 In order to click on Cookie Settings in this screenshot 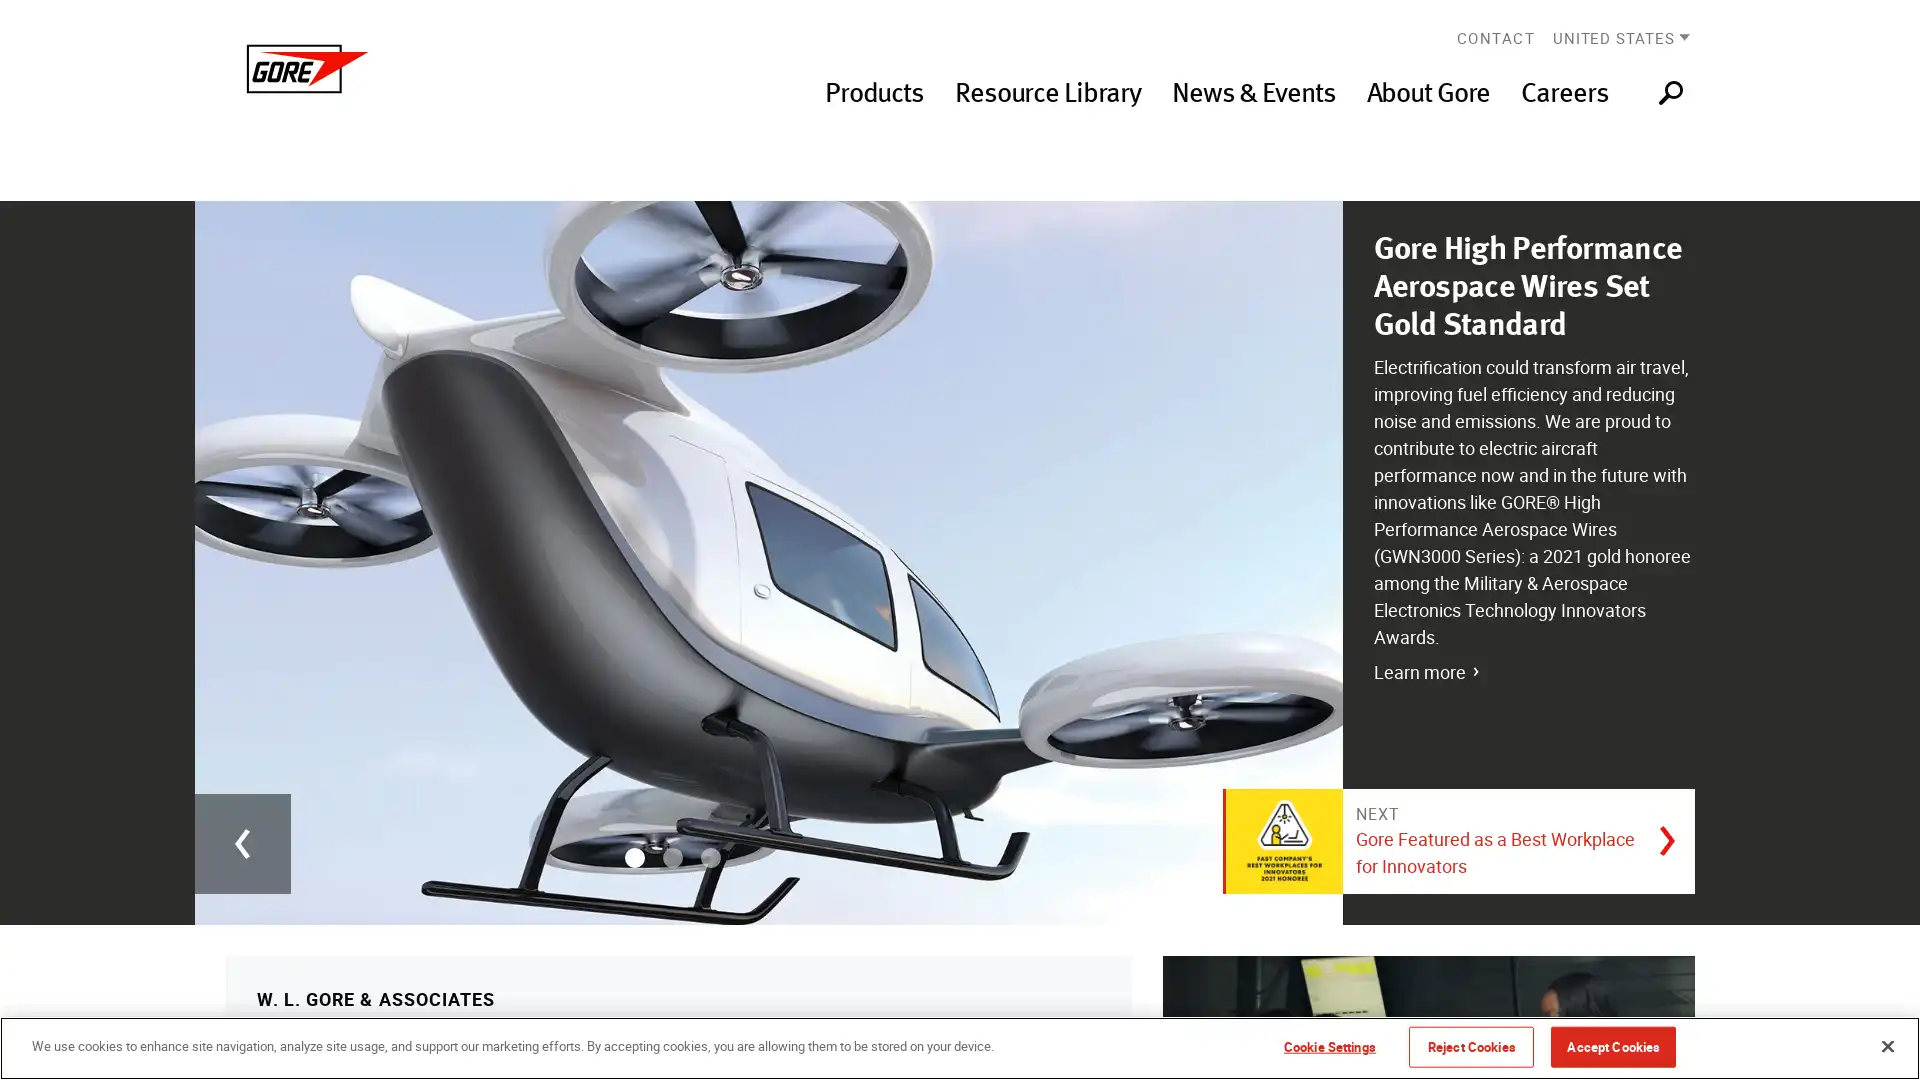, I will do `click(1329, 1045)`.